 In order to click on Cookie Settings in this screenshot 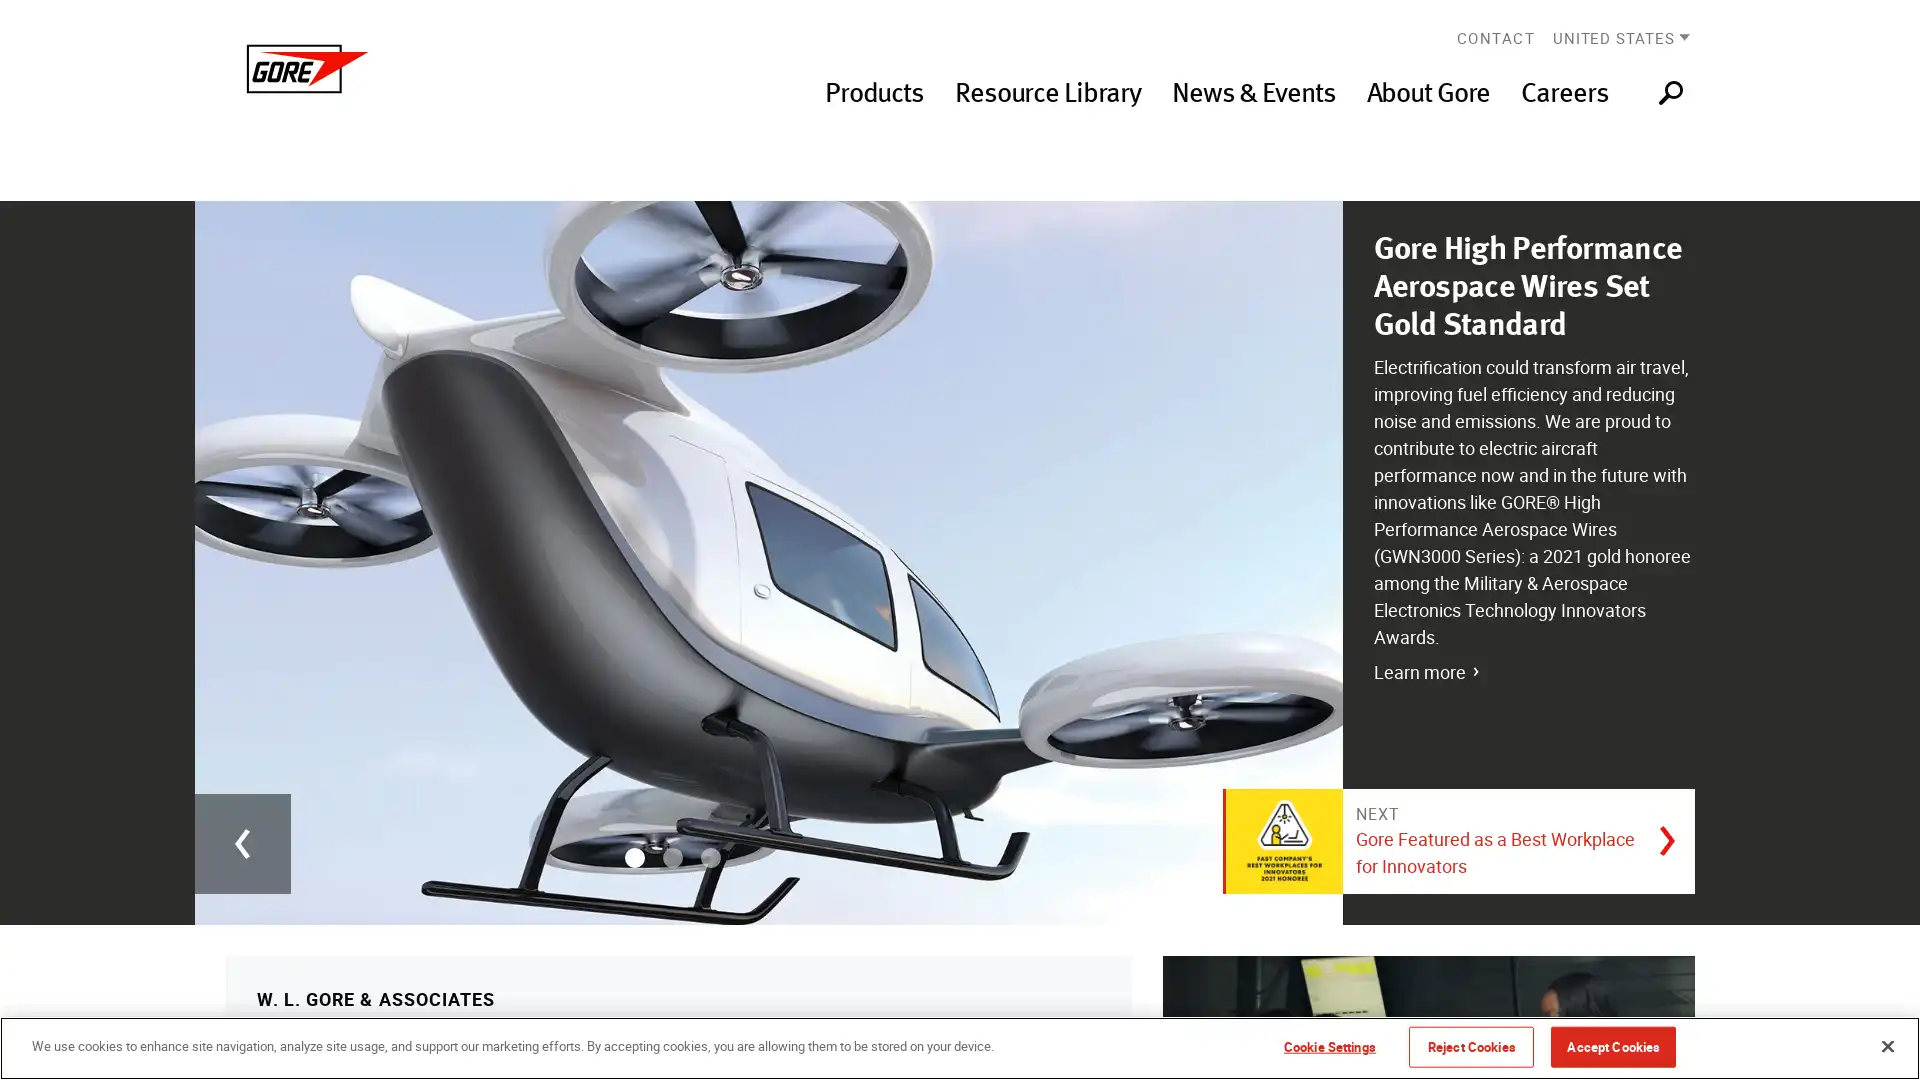, I will do `click(1329, 1045)`.